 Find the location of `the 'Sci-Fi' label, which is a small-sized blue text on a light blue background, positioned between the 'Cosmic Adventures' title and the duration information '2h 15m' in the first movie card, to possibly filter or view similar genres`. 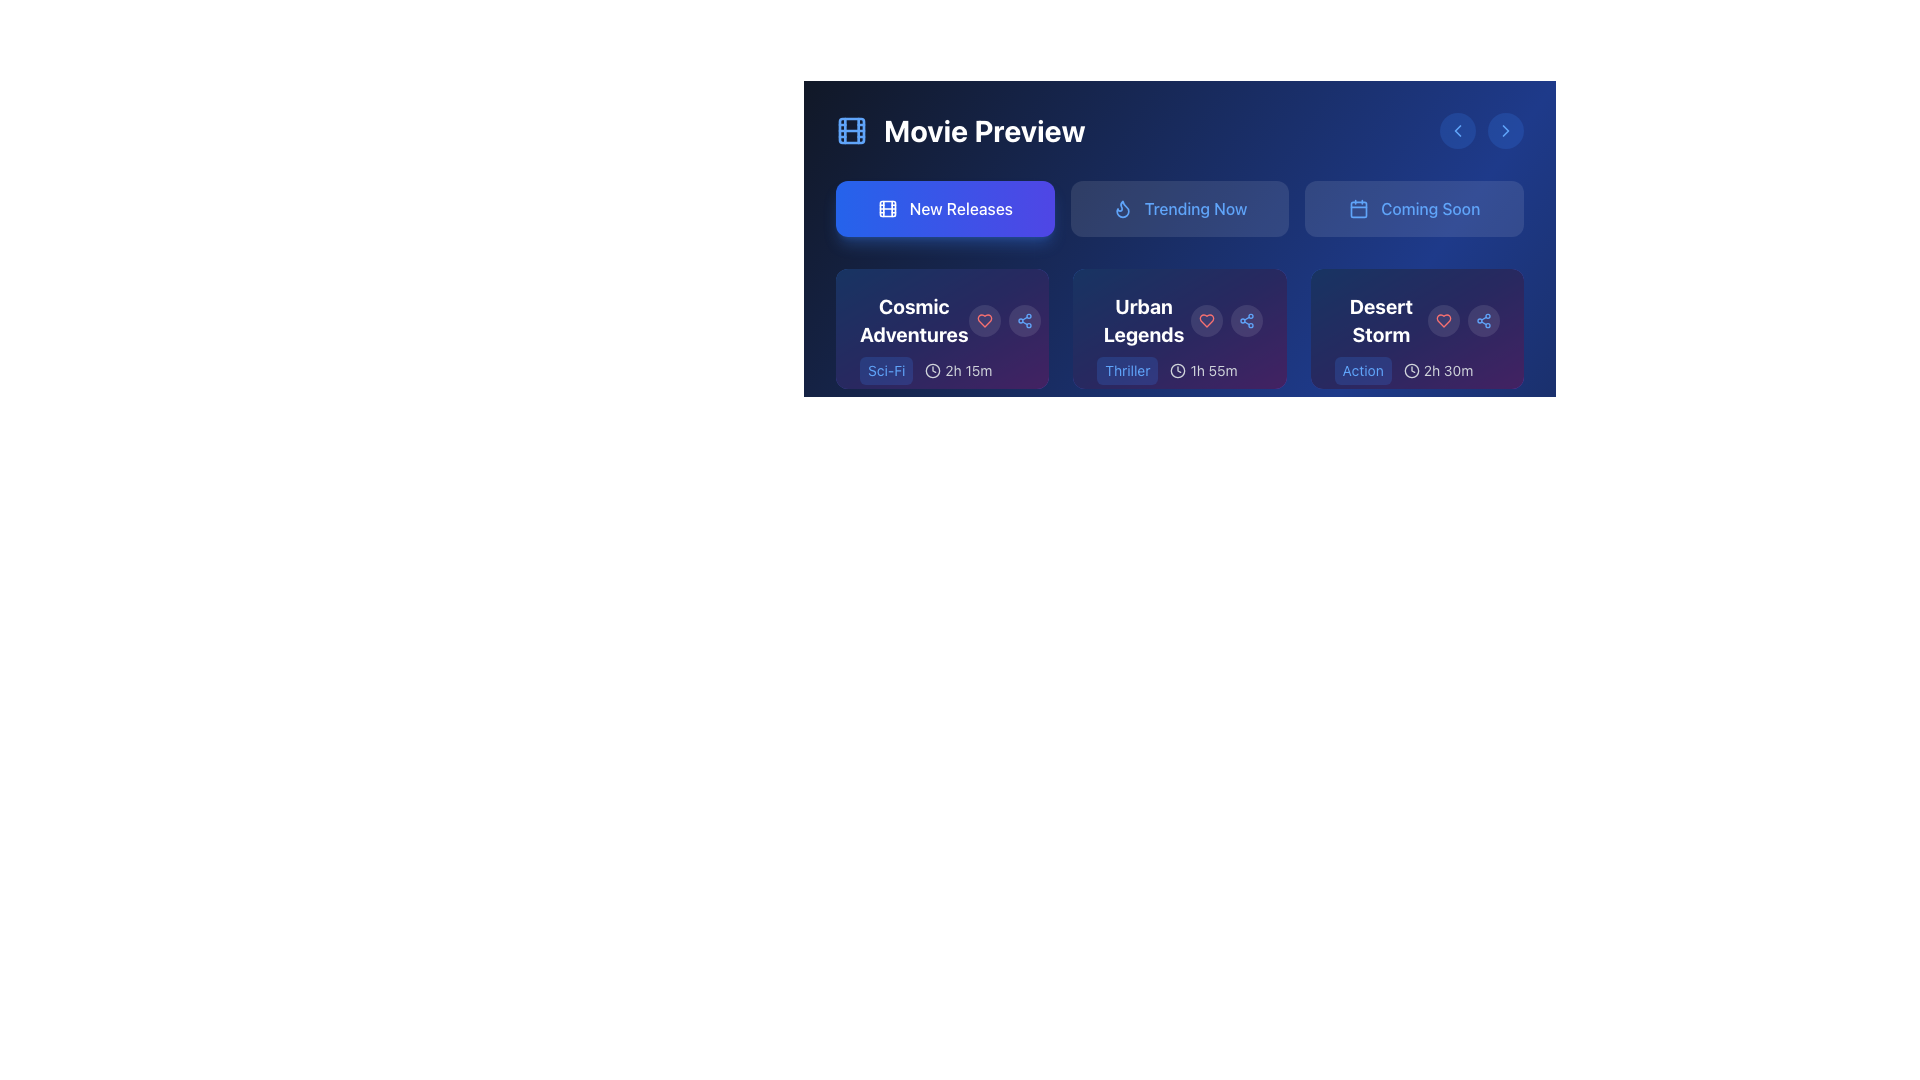

the 'Sci-Fi' label, which is a small-sized blue text on a light blue background, positioned between the 'Cosmic Adventures' title and the duration information '2h 15m' in the first movie card, to possibly filter or view similar genres is located at coordinates (885, 370).